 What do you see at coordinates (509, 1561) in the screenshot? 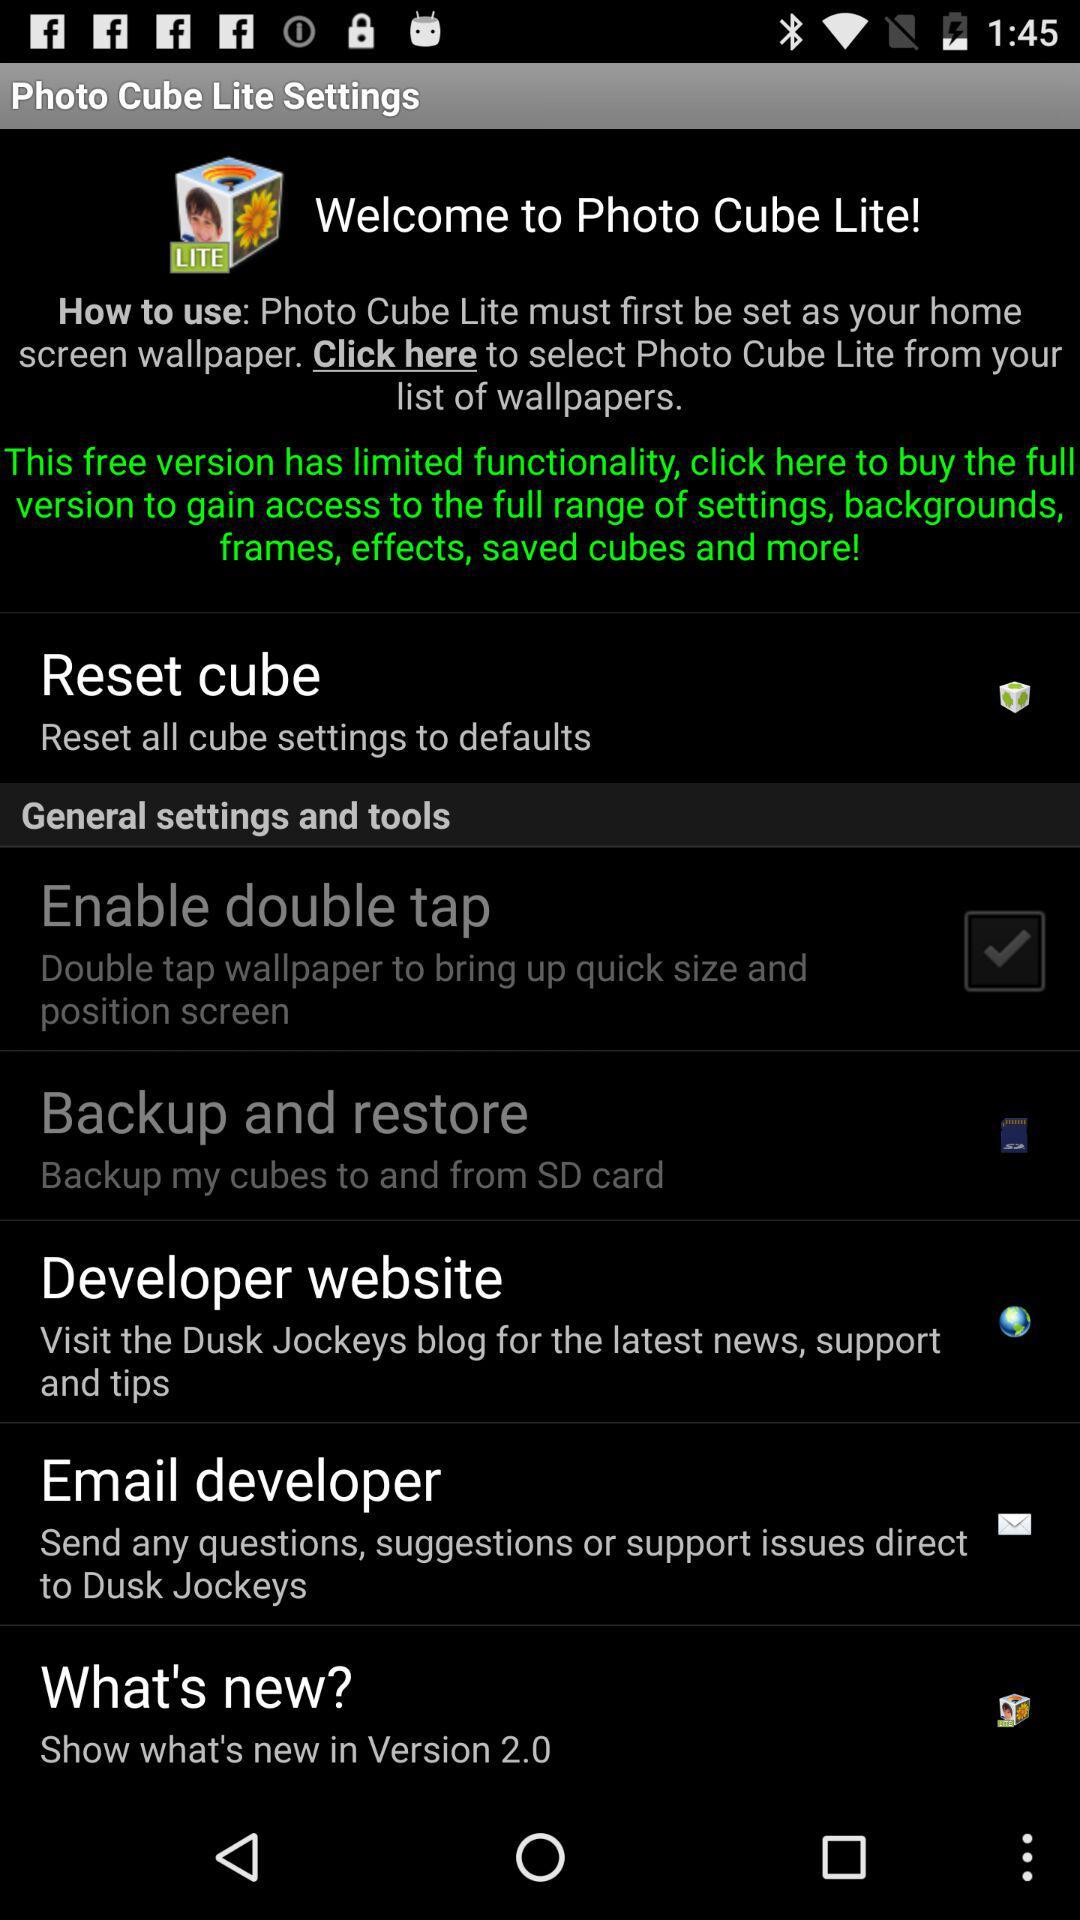
I see `send any questions icon` at bounding box center [509, 1561].